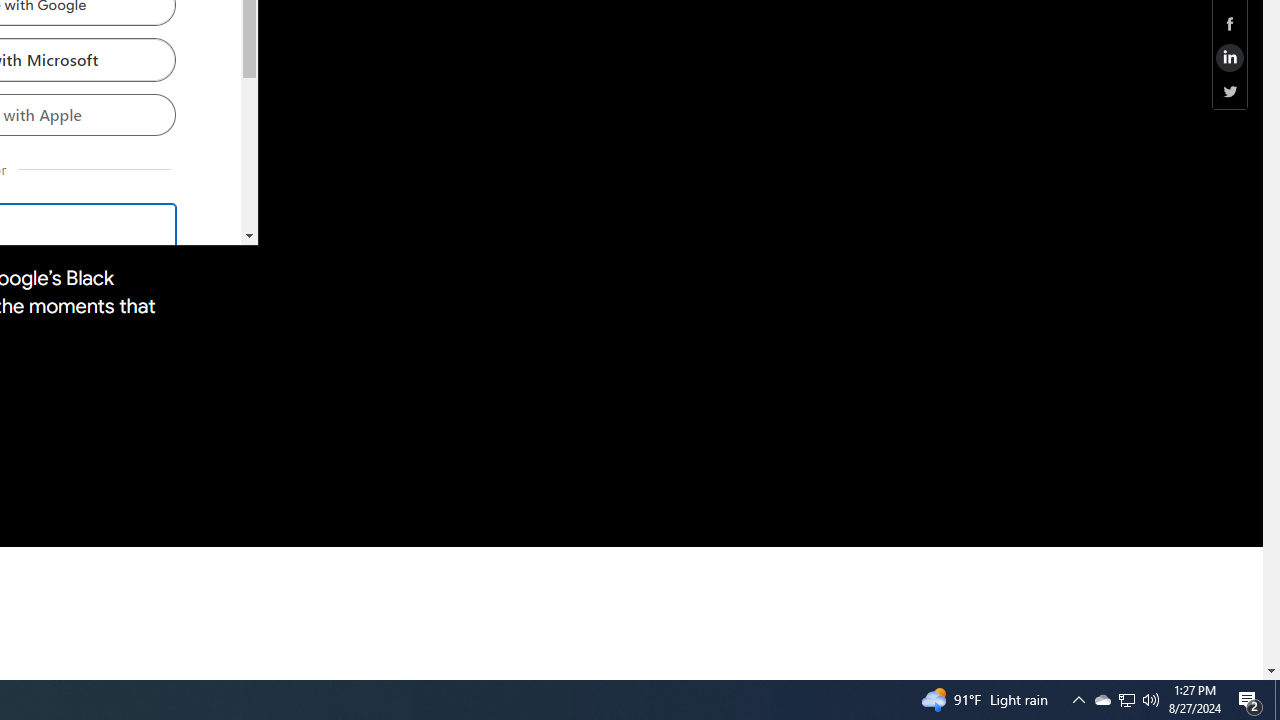 The height and width of the screenshot is (720, 1280). Describe the element at coordinates (1127, 698) in the screenshot. I see `'User Promoted Notification Area'` at that location.